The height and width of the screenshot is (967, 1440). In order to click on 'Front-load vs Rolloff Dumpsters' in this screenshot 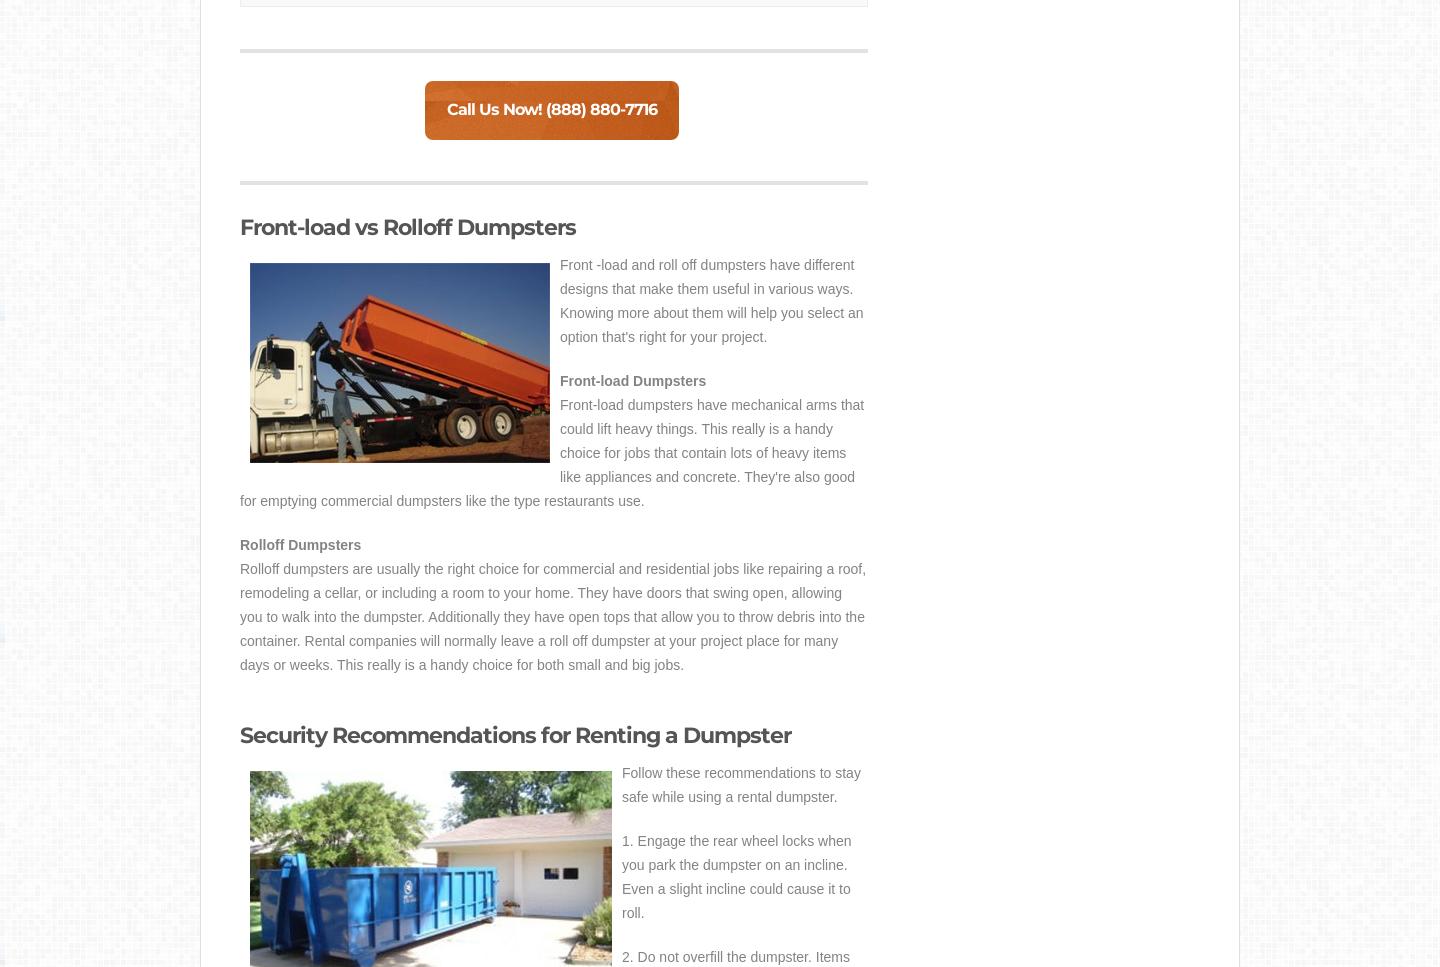, I will do `click(406, 227)`.